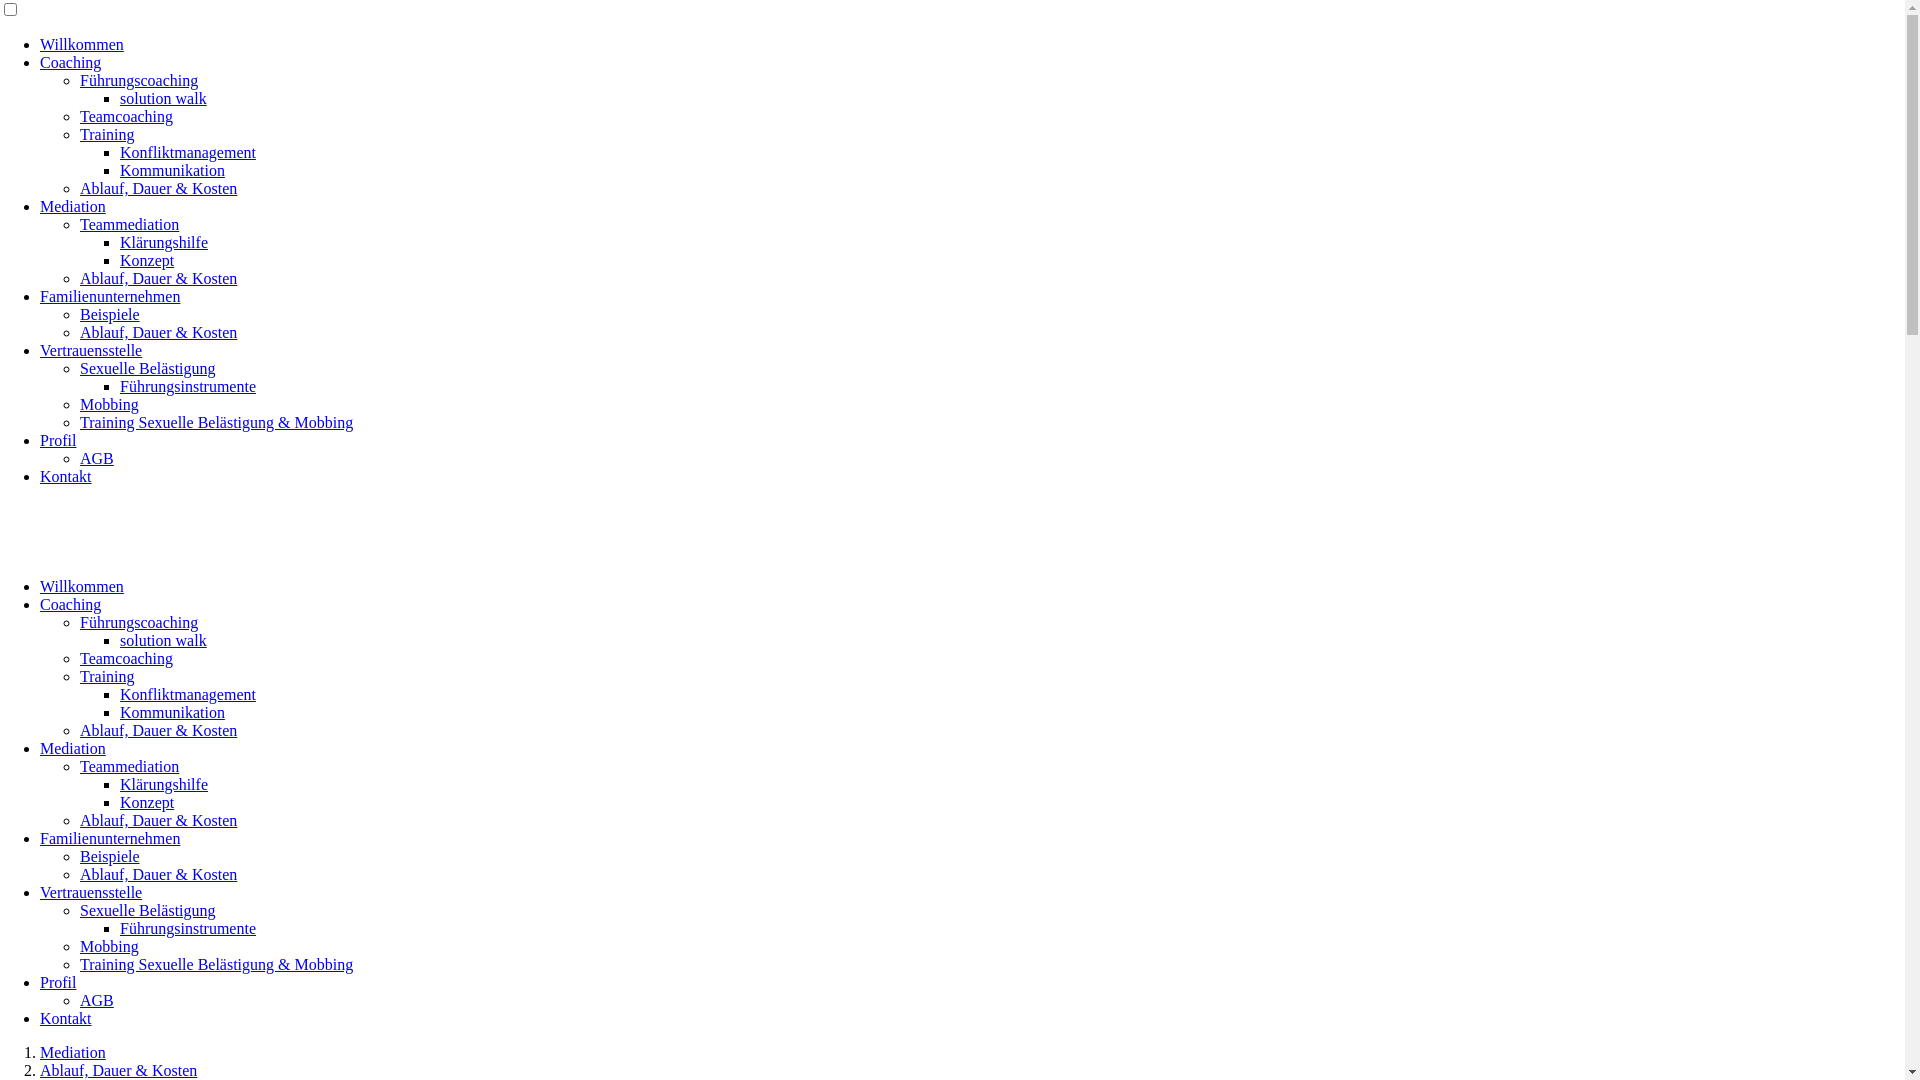  Describe the element at coordinates (108, 404) in the screenshot. I see `'Mobbing'` at that location.